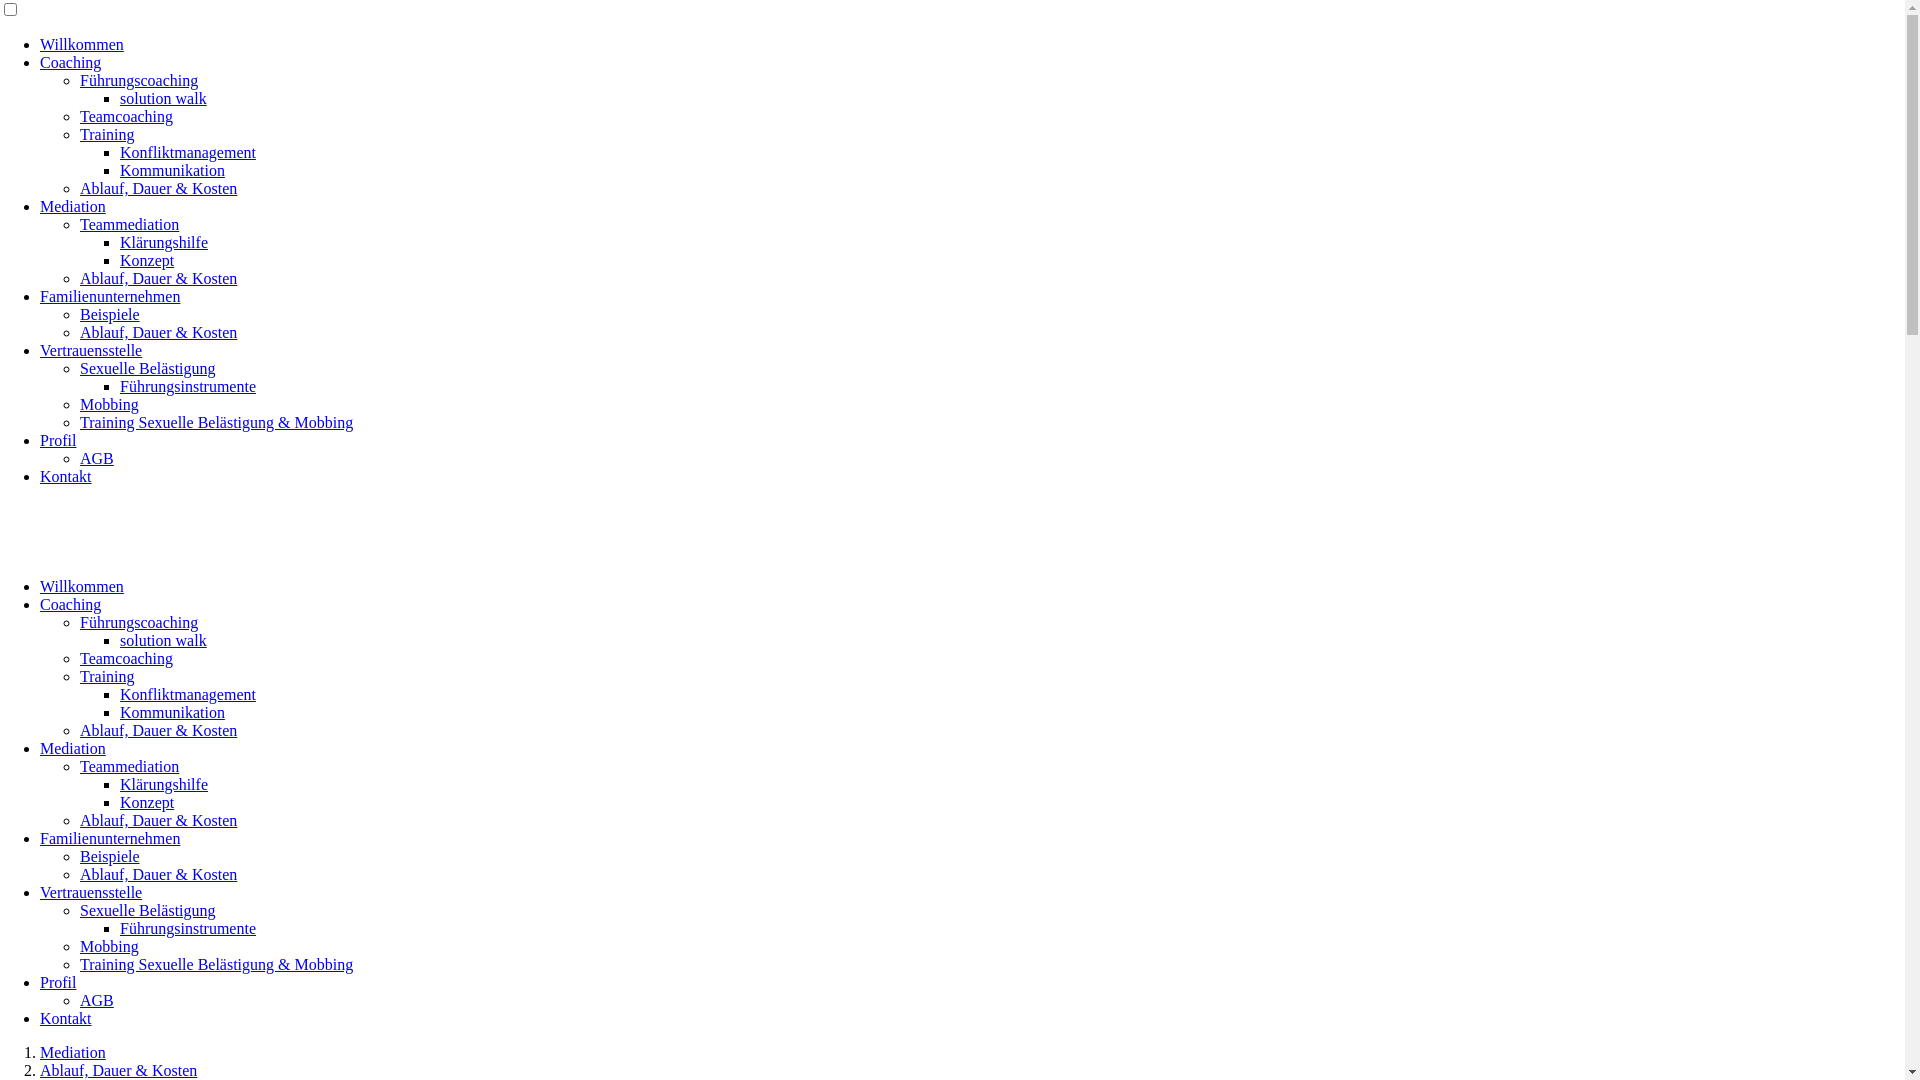  Describe the element at coordinates (108, 404) in the screenshot. I see `'Mobbing'` at that location.